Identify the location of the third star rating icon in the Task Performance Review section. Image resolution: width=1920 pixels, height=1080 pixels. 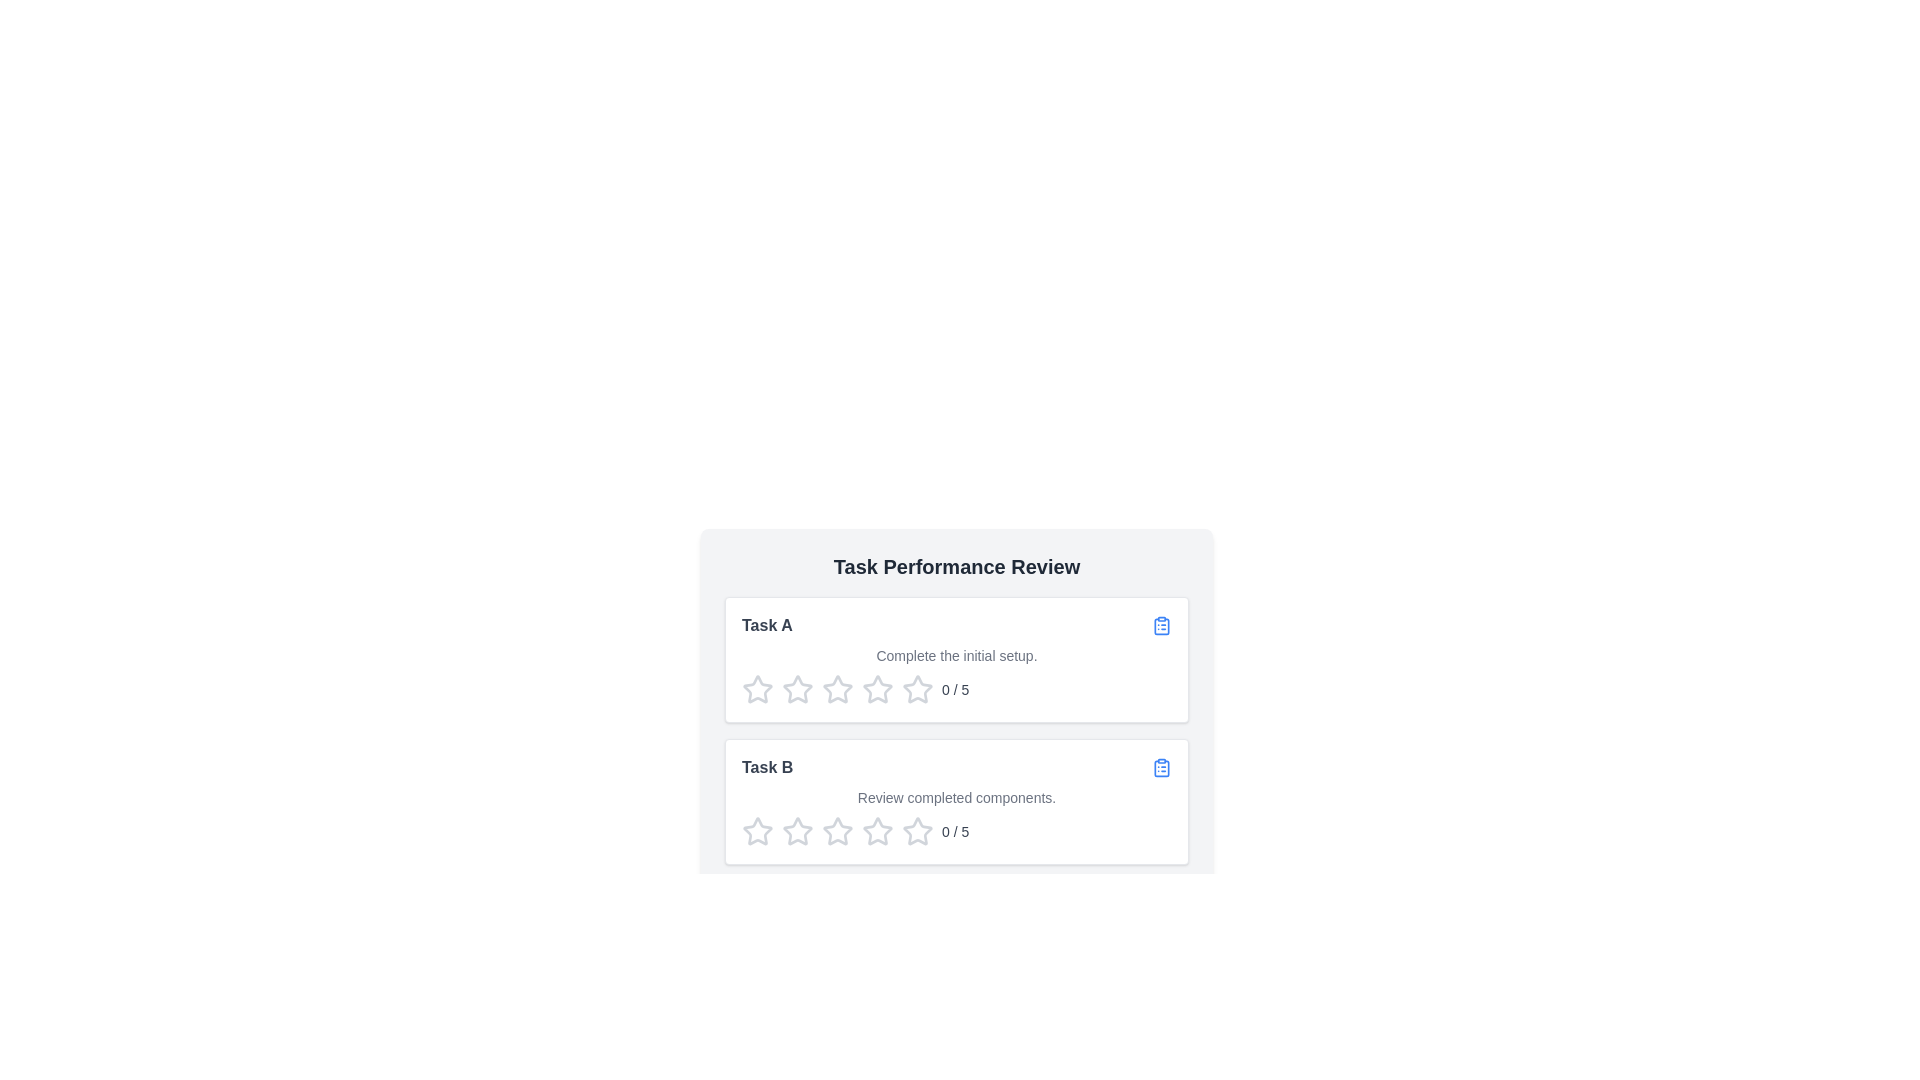
(878, 688).